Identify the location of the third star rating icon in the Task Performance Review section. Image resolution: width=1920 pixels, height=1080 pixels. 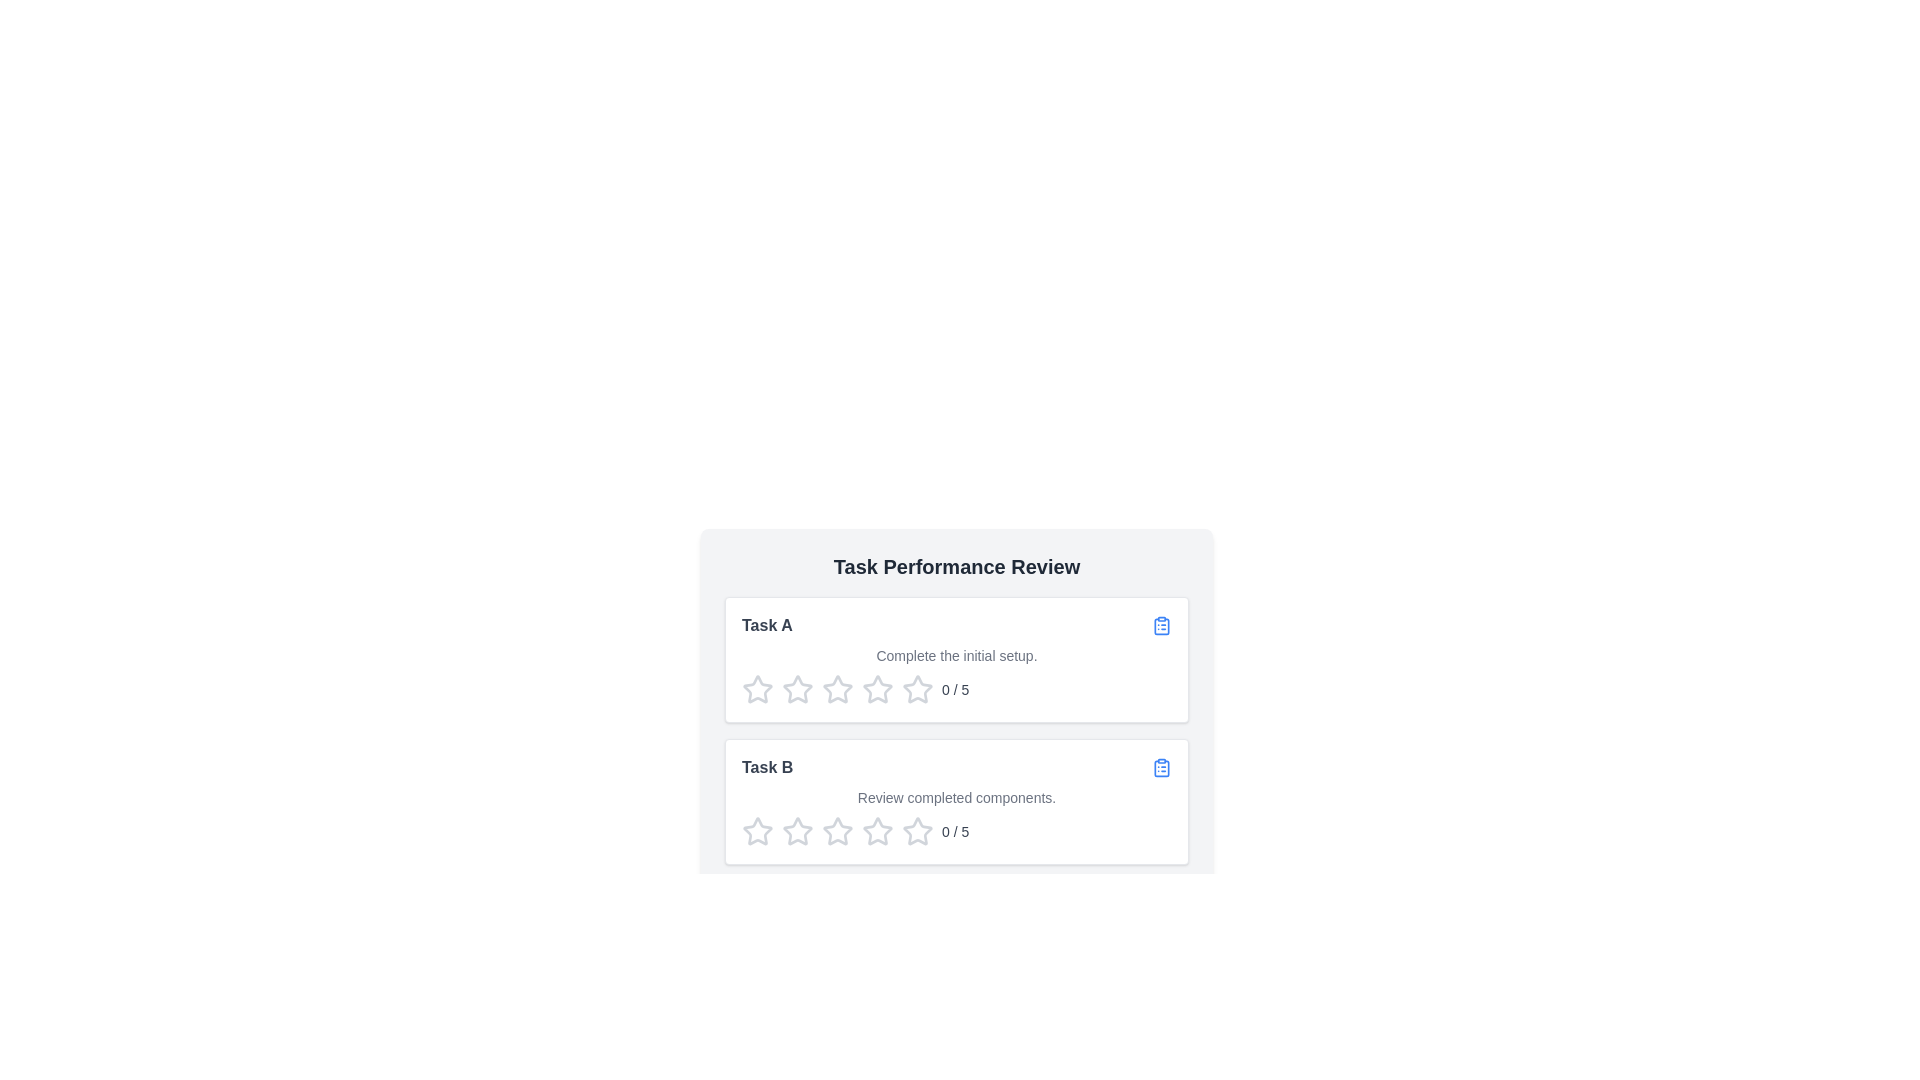
(878, 688).